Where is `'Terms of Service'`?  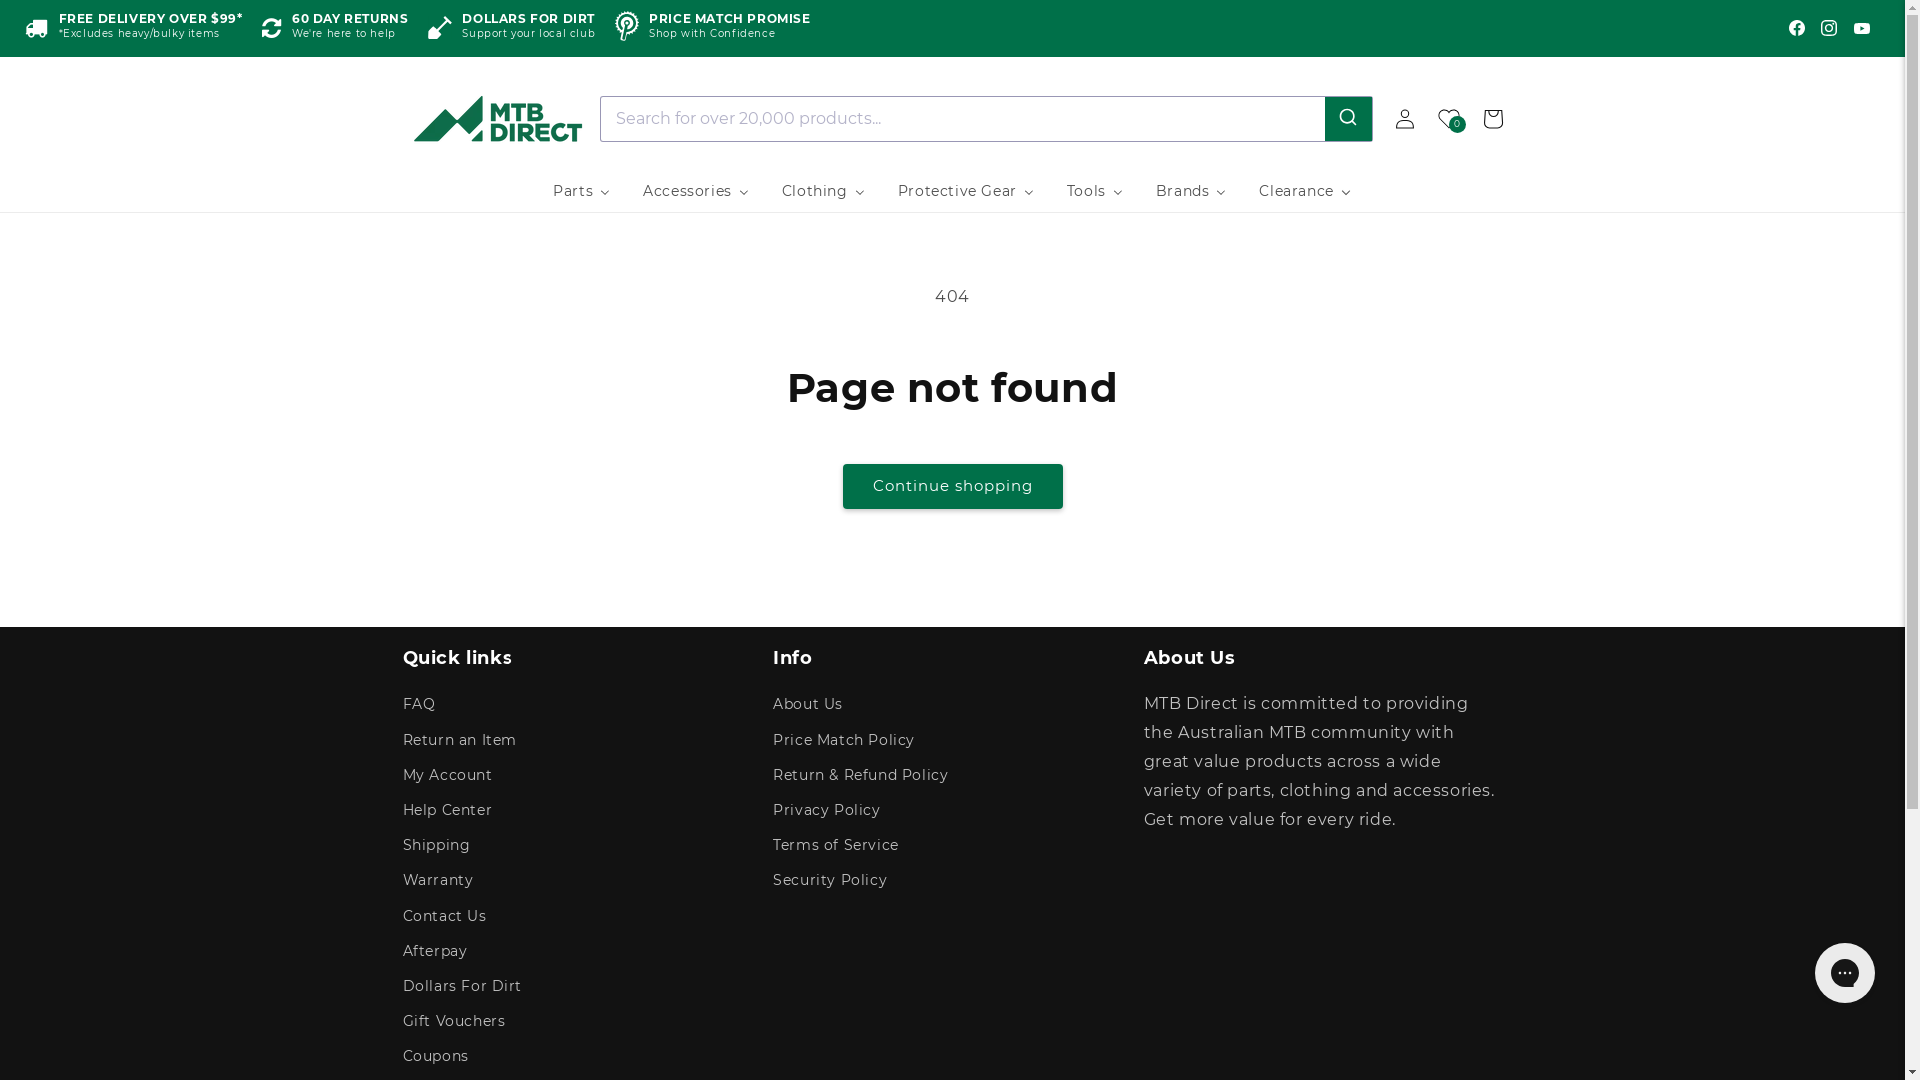
'Terms of Service' is located at coordinates (835, 845).